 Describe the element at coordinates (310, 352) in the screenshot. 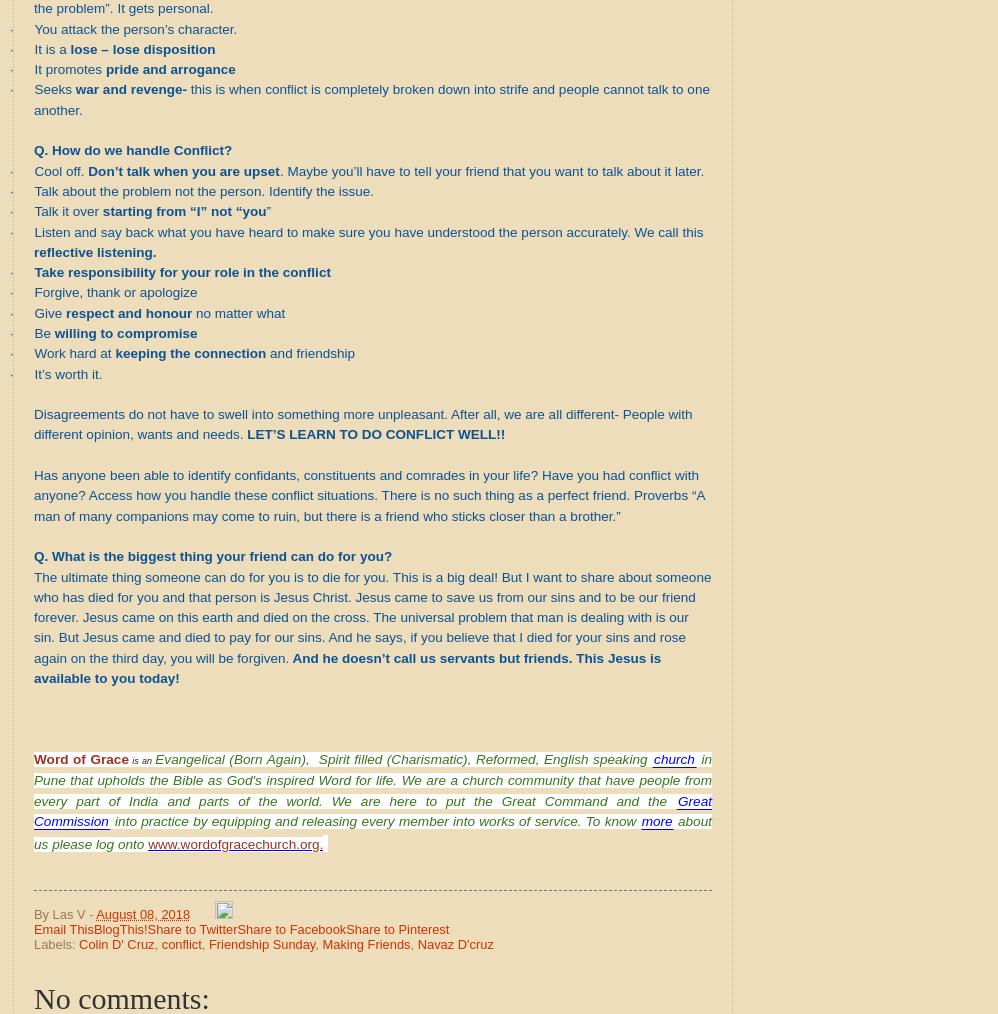

I see `'and
friendship'` at that location.